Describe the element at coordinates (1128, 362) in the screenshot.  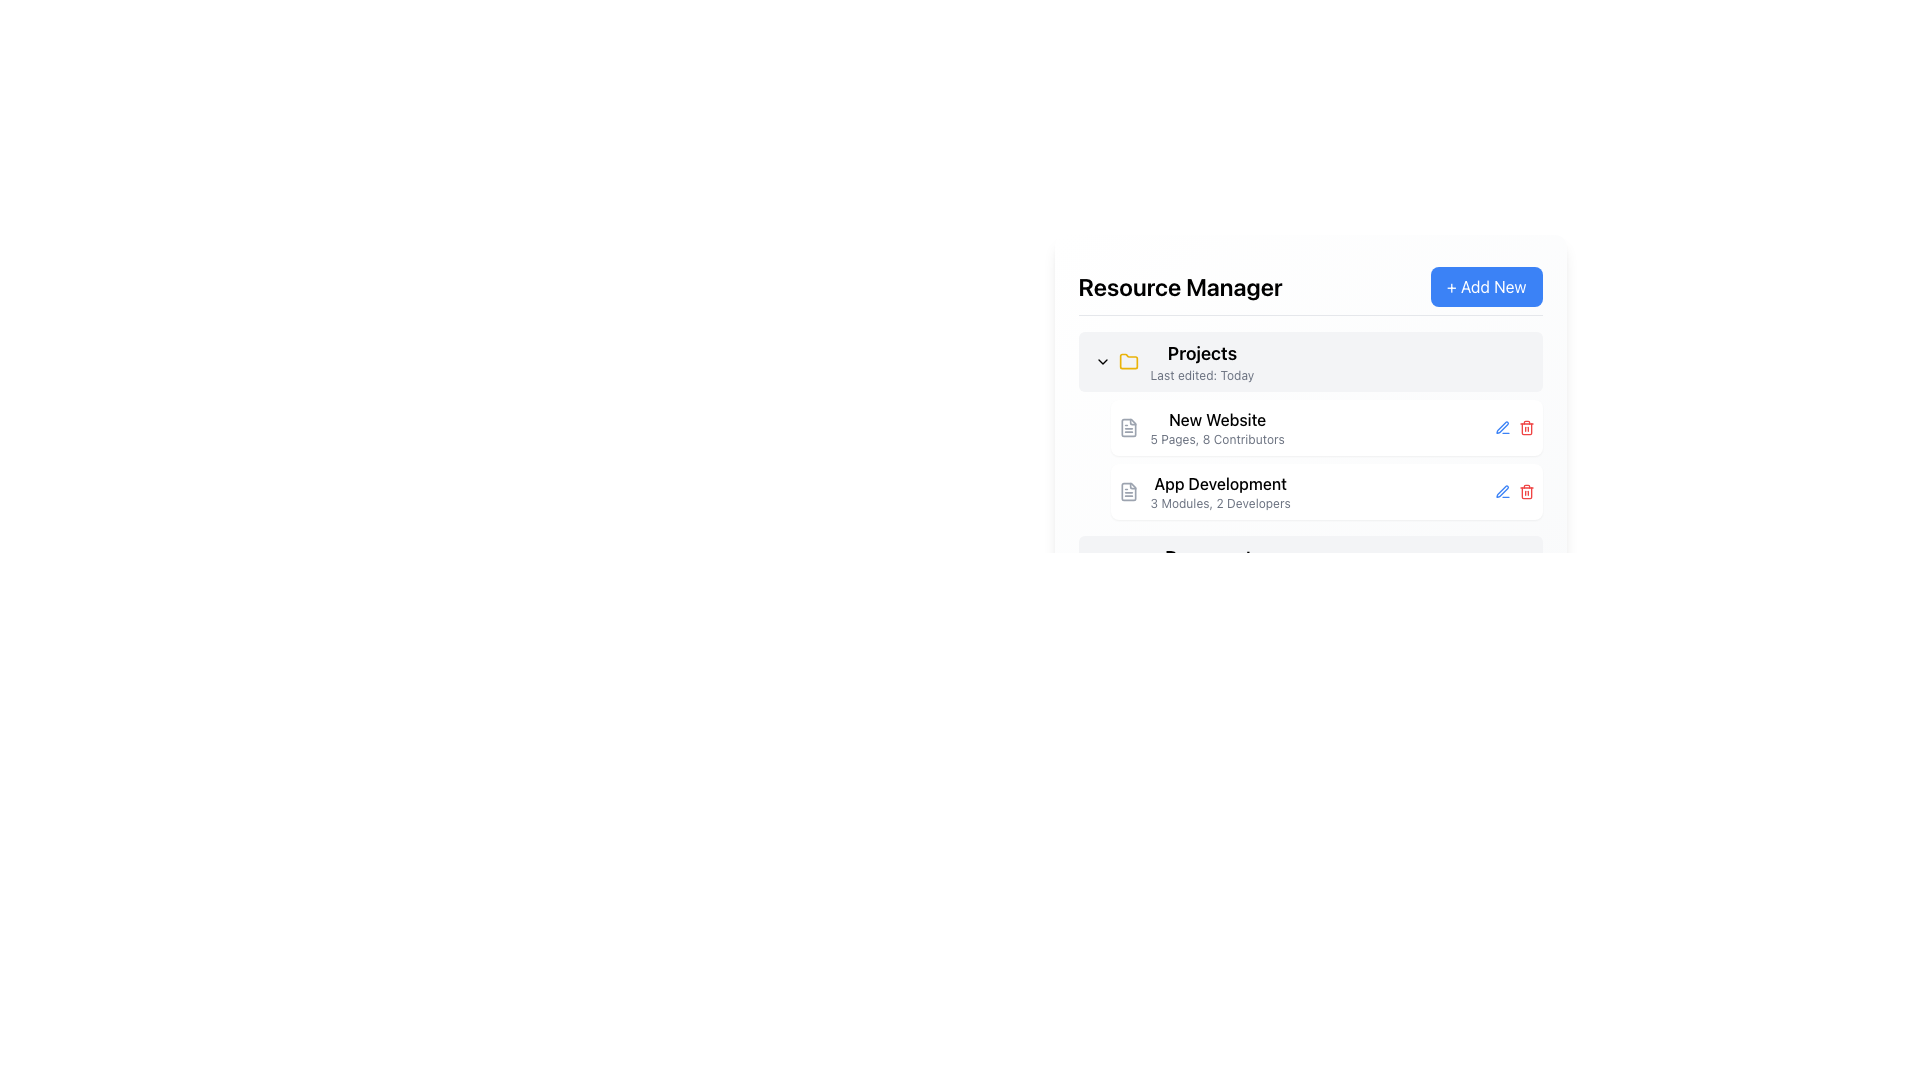
I see `the folder icon located in the upper section of the interface, next to the downward-facing chevron arrow and to the left of the 'Projects' text, to interact with its related functionality` at that location.